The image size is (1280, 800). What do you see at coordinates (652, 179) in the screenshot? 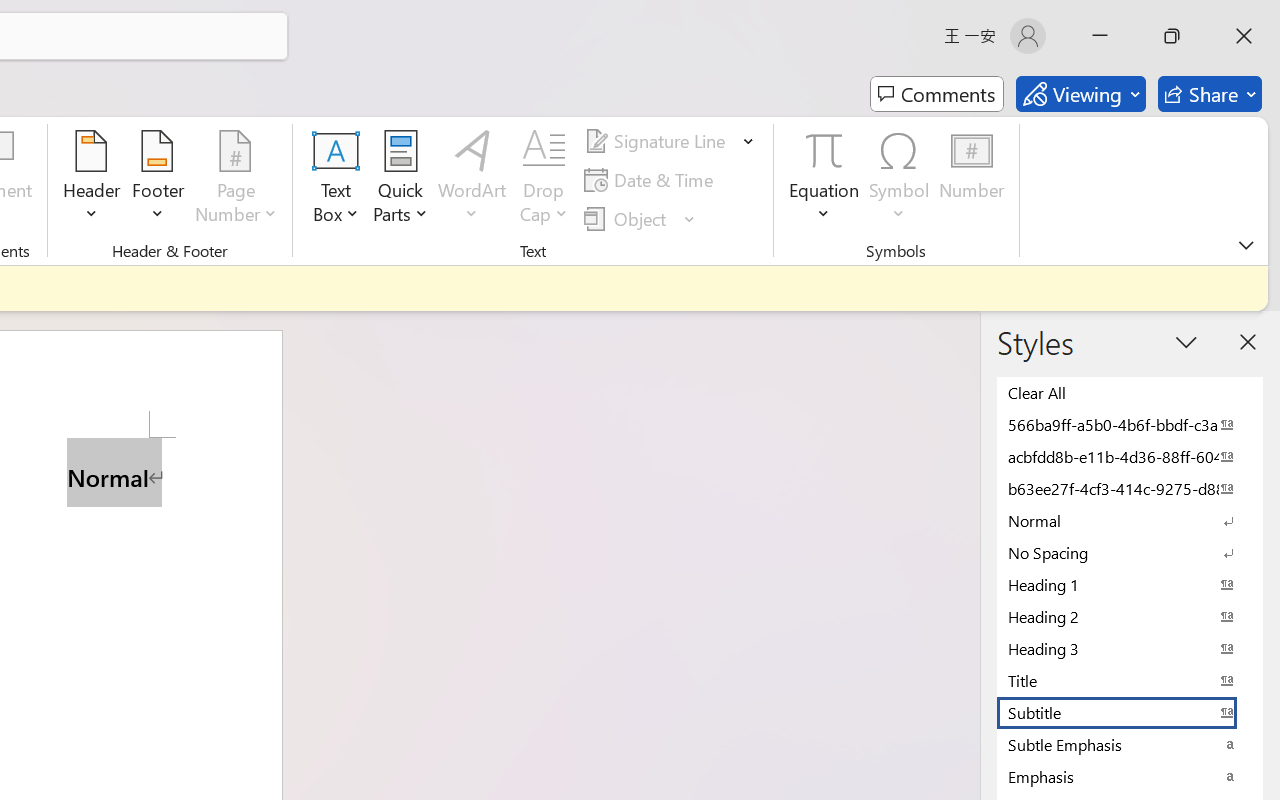
I see `'Date & Time...'` at bounding box center [652, 179].